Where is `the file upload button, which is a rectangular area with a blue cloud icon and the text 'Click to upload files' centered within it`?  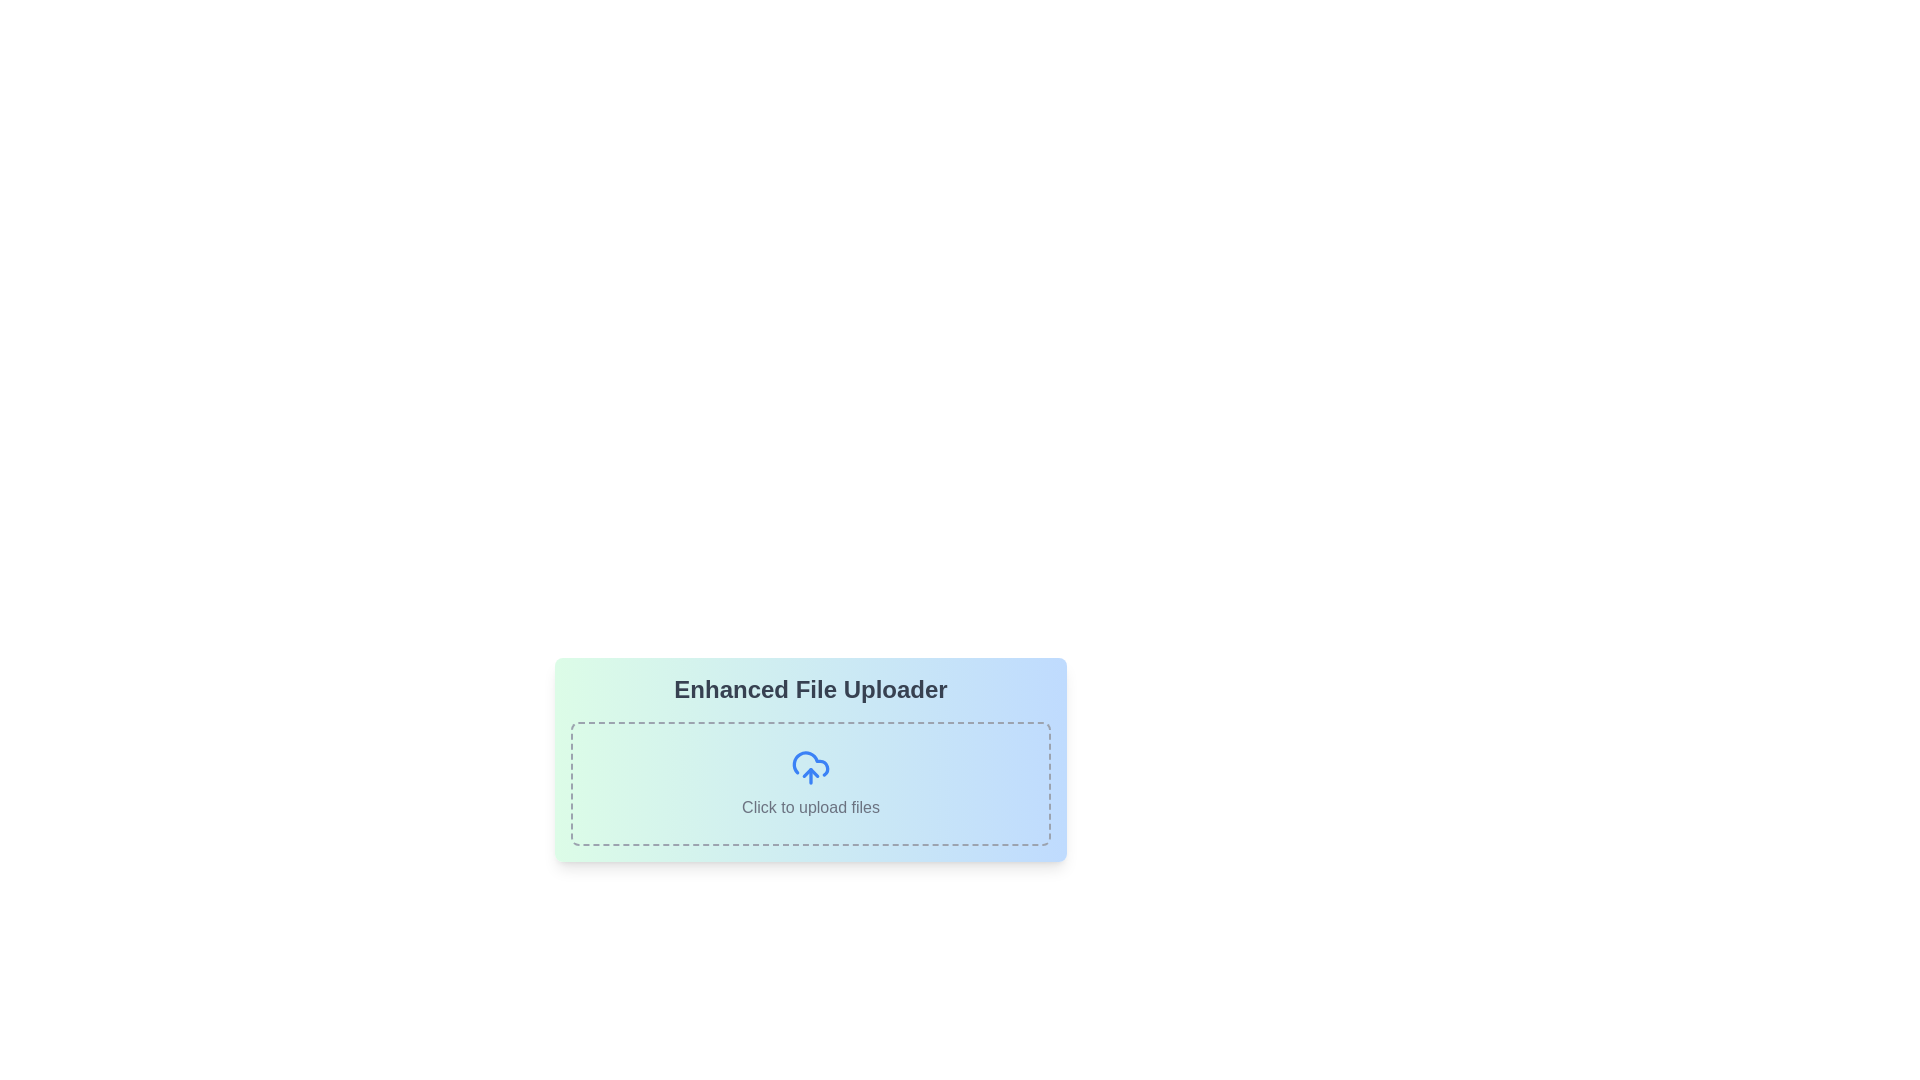 the file upload button, which is a rectangular area with a blue cloud icon and the text 'Click to upload files' centered within it is located at coordinates (811, 781).